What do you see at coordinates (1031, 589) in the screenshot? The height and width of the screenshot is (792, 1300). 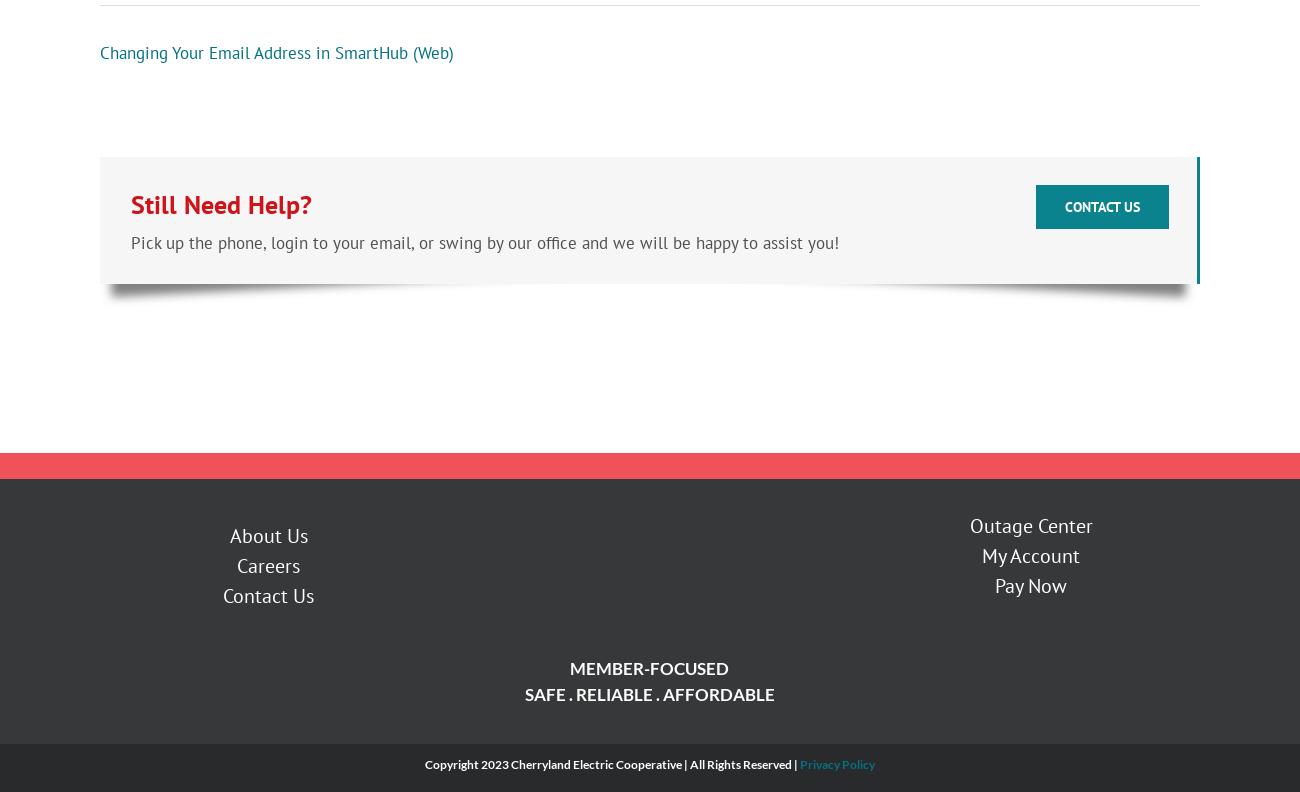 I see `'Pay Now'` at bounding box center [1031, 589].